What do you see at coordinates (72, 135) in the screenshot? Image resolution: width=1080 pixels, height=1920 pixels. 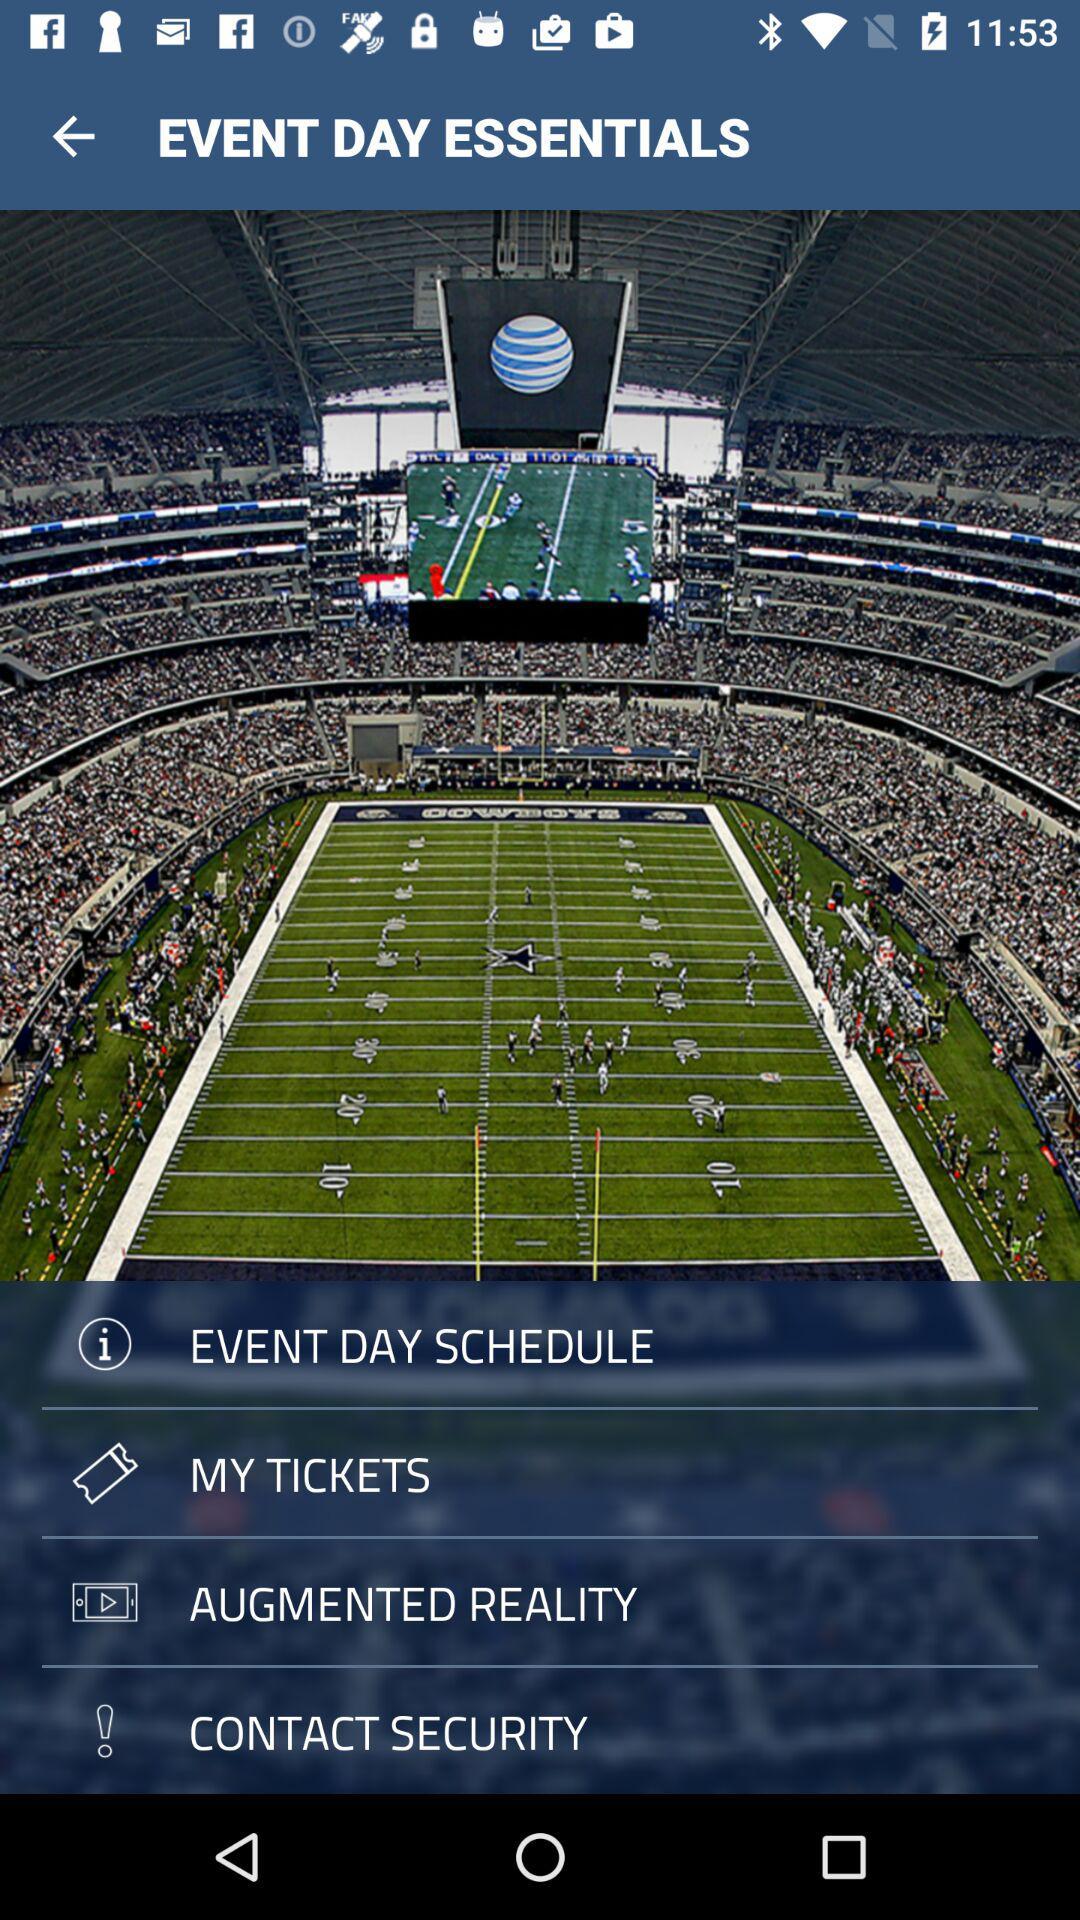 I see `the app to the left of the event day essentials` at bounding box center [72, 135].